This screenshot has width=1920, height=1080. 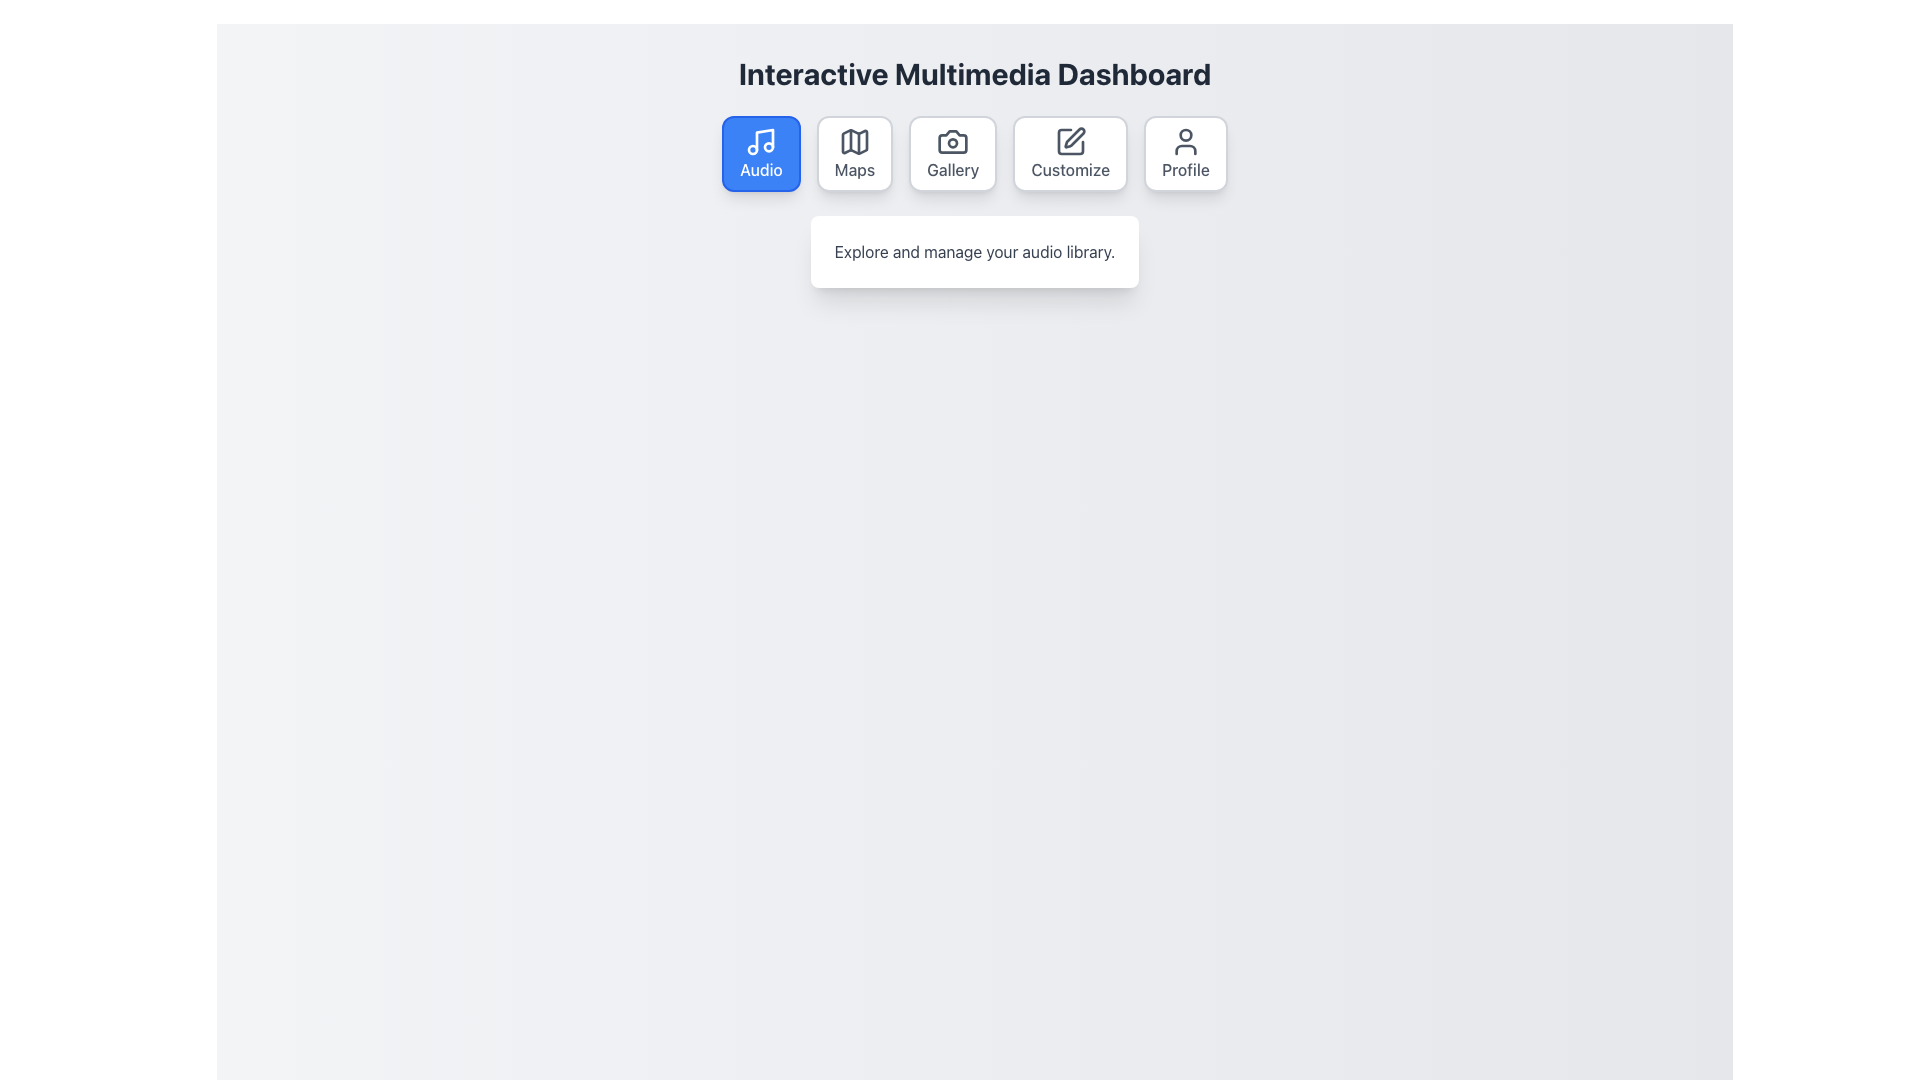 What do you see at coordinates (760, 168) in the screenshot?
I see `the blue rectangular button located at the top-left corner of the row, which contains a text label linking to the 'Audio' section` at bounding box center [760, 168].